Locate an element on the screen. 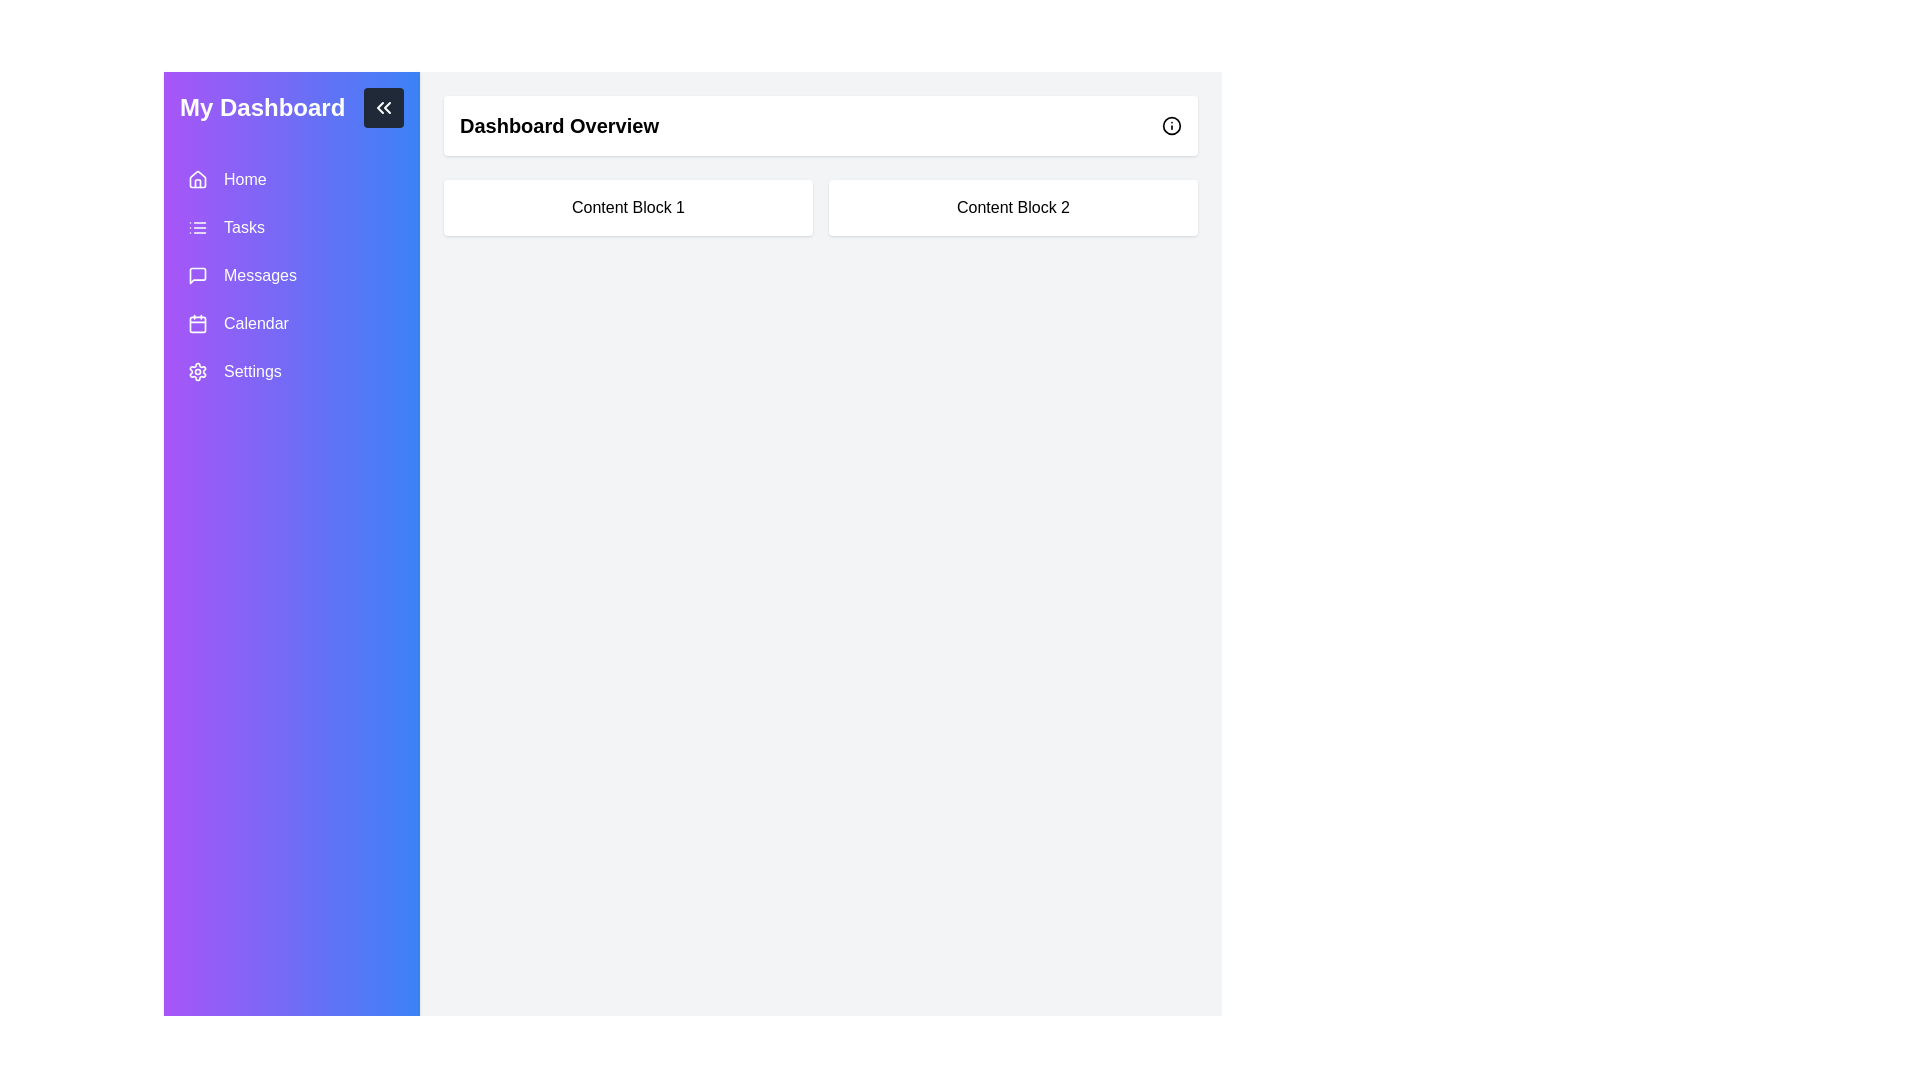 This screenshot has width=1920, height=1080. the circular graphical component of the 'info' icon located in the upper right section of the main interface adjacent to the 'Dashboard Overview' header is located at coordinates (1171, 124).